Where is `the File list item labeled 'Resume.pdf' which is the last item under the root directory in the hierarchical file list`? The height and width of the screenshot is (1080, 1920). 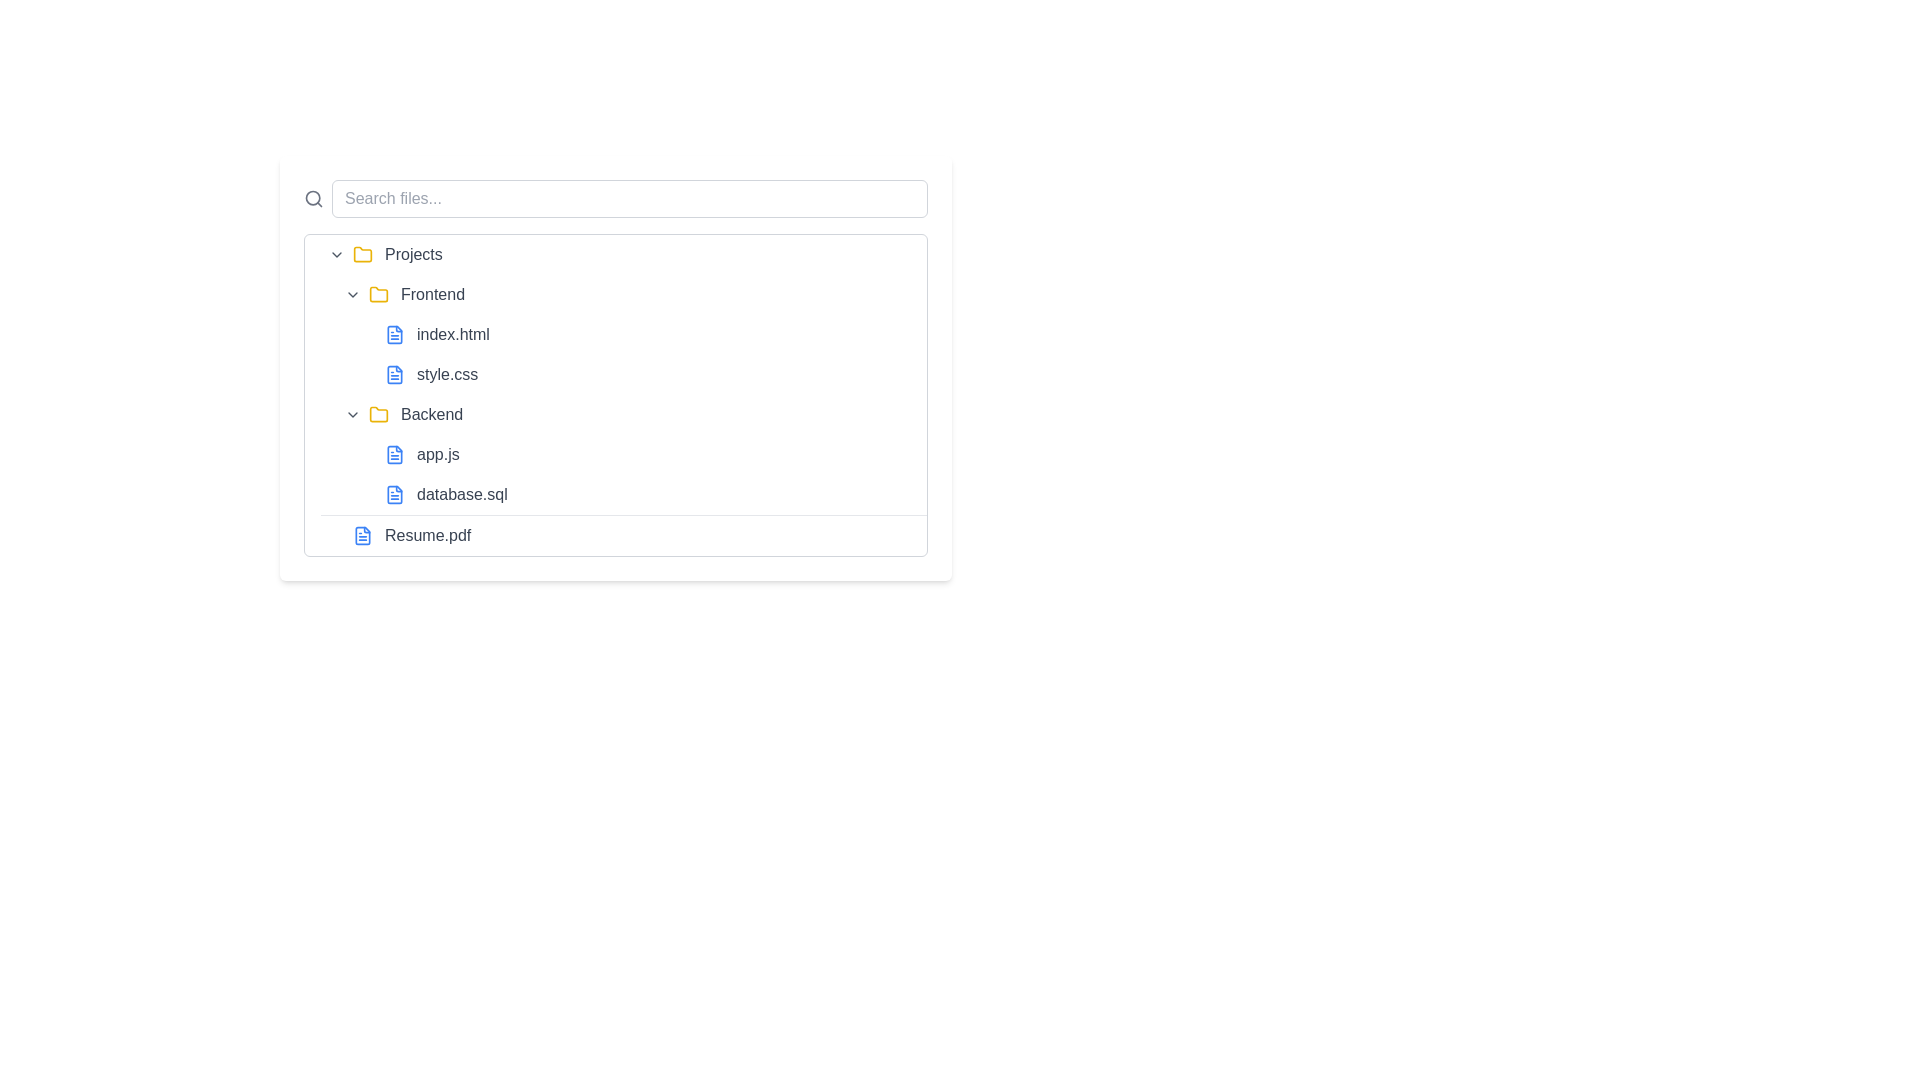
the File list item labeled 'Resume.pdf' which is the last item under the root directory in the hierarchical file list is located at coordinates (623, 535).